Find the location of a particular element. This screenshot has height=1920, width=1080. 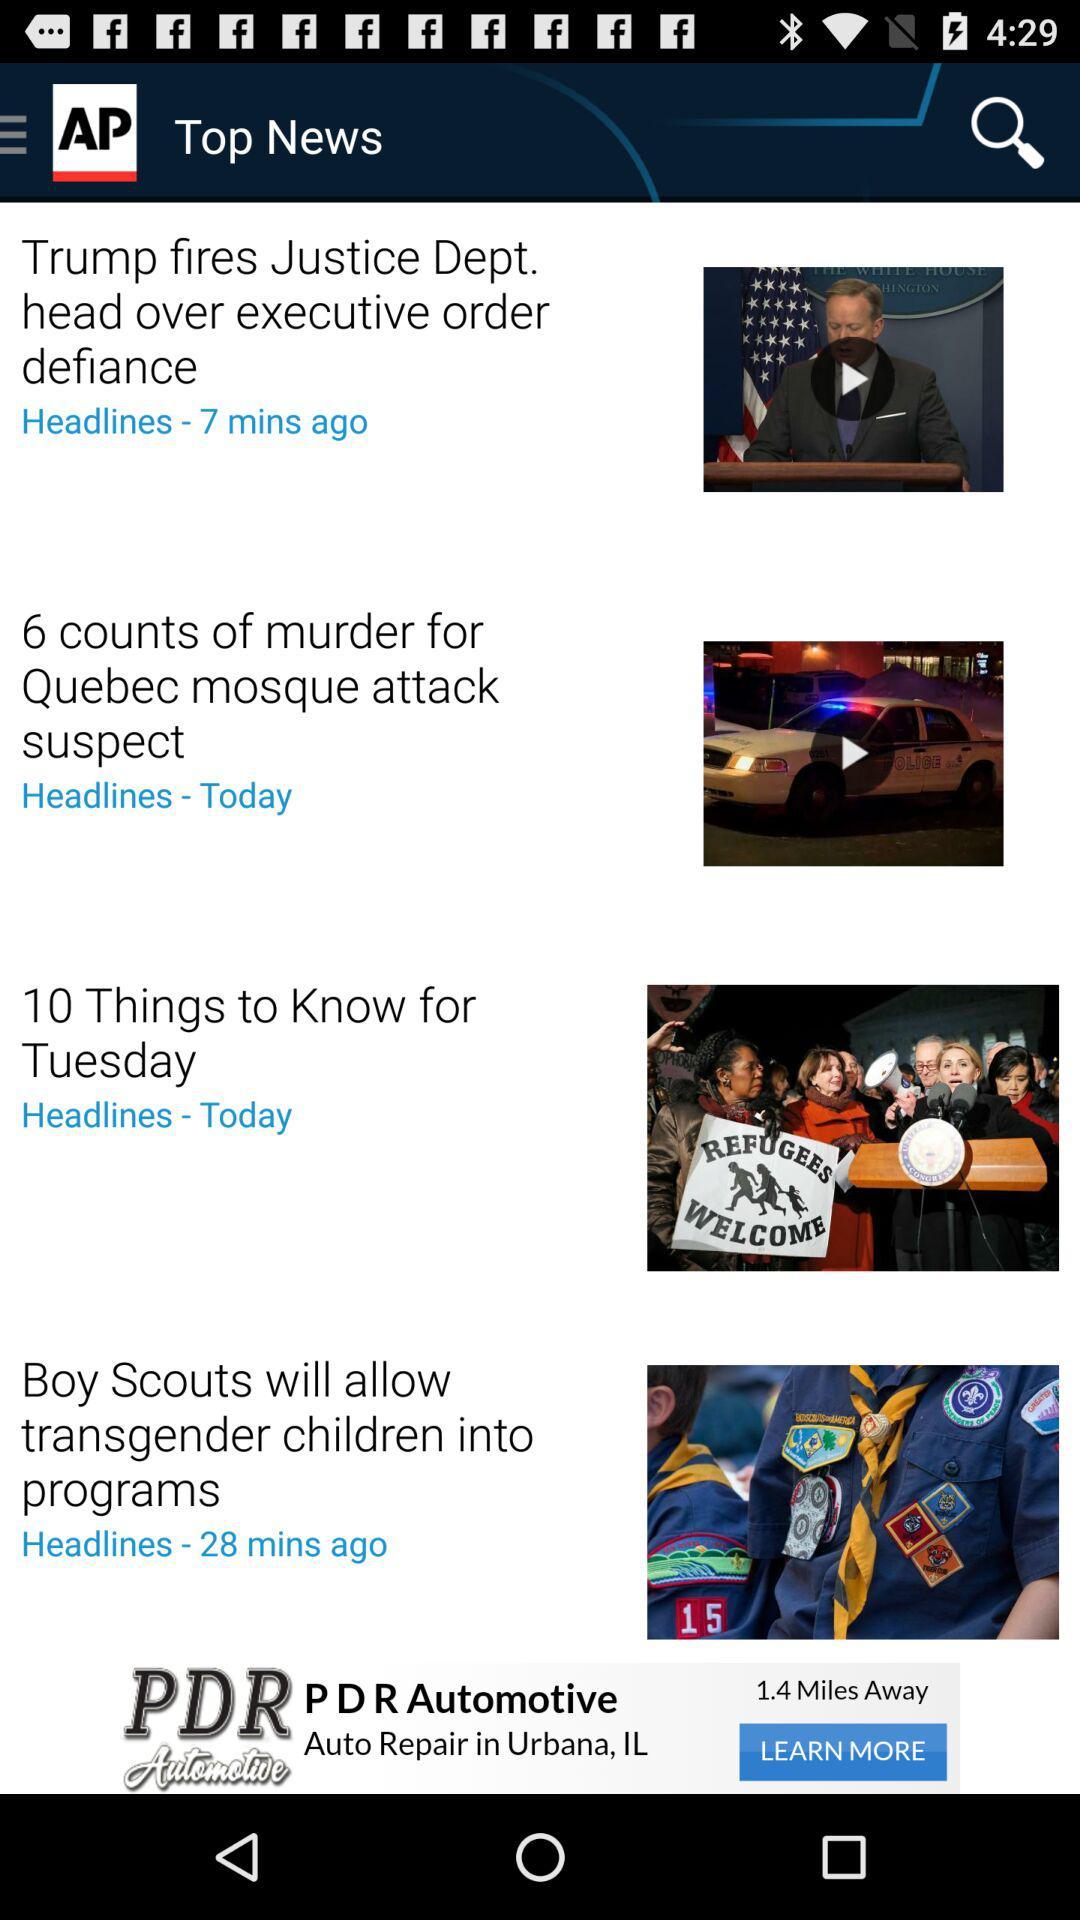

image from bottom 2nd one on the right side is located at coordinates (852, 1127).